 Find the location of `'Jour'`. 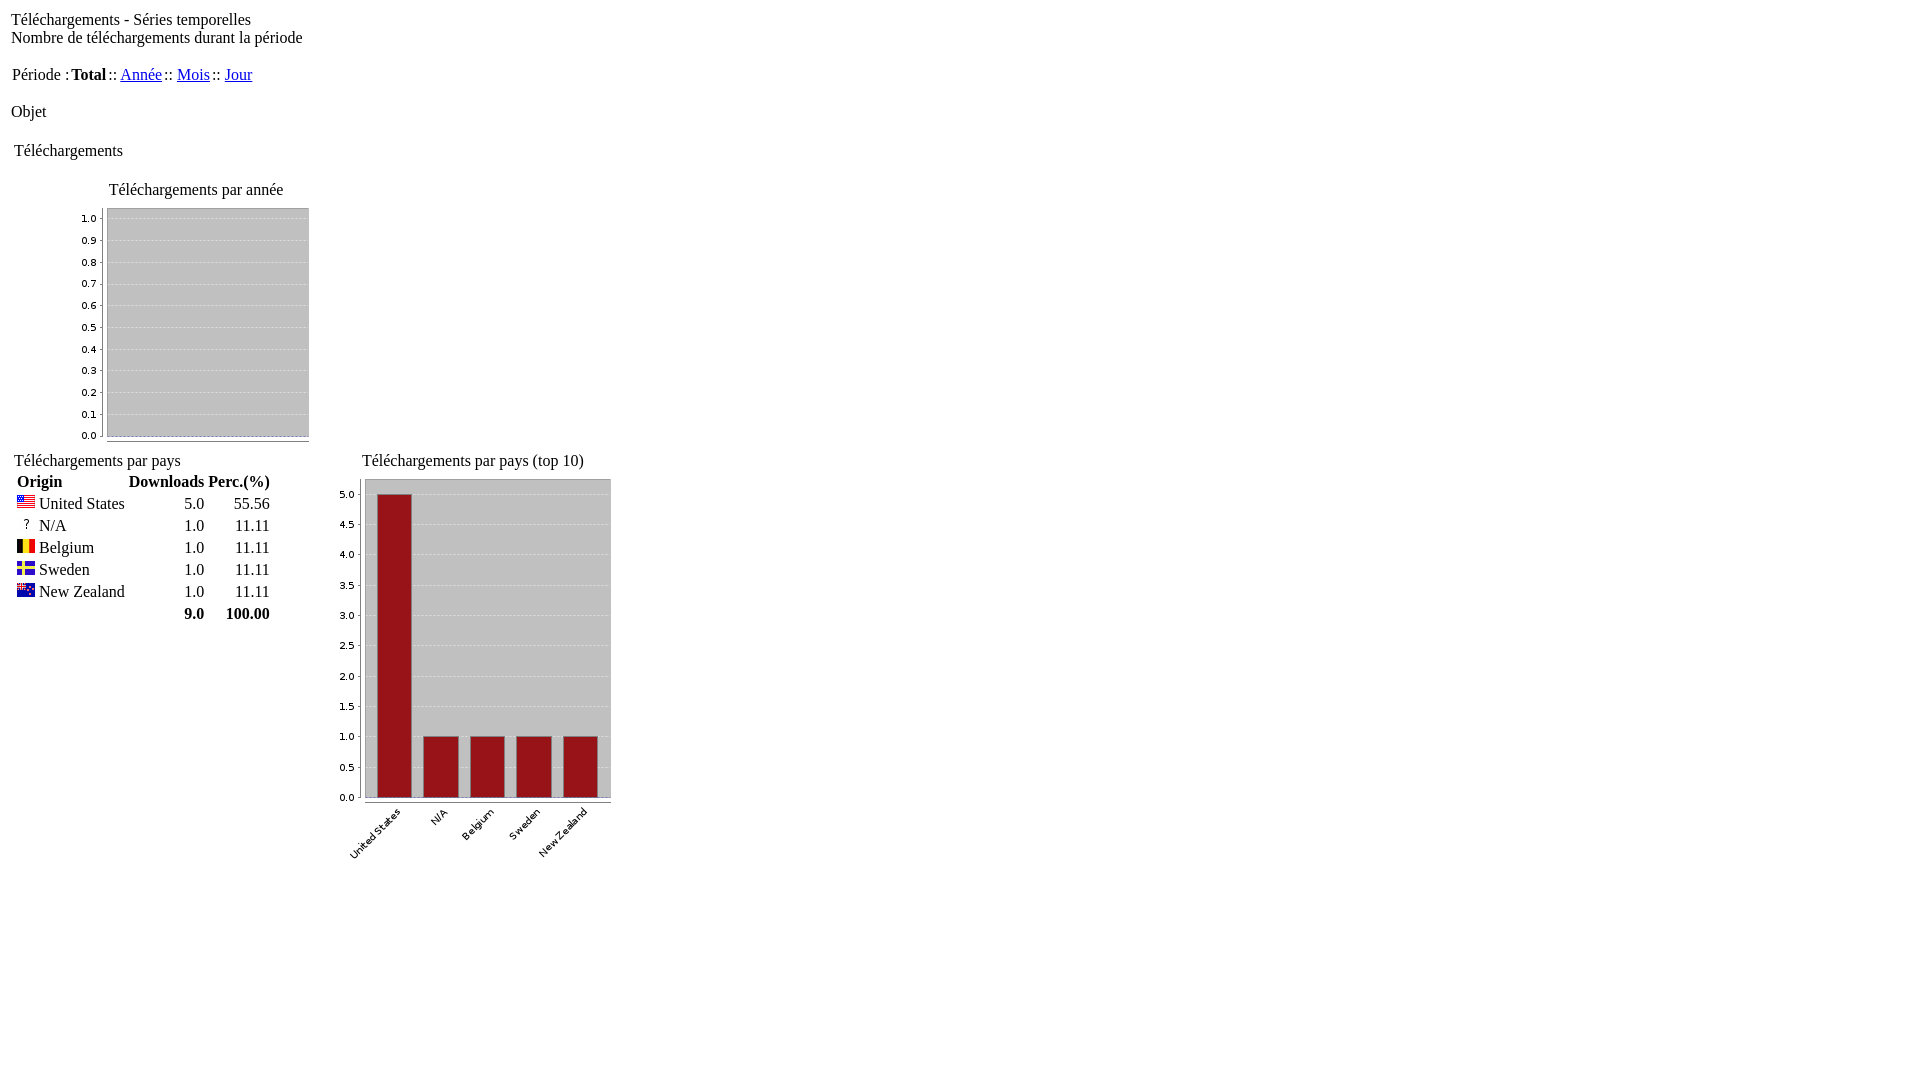

'Jour' is located at coordinates (239, 73).